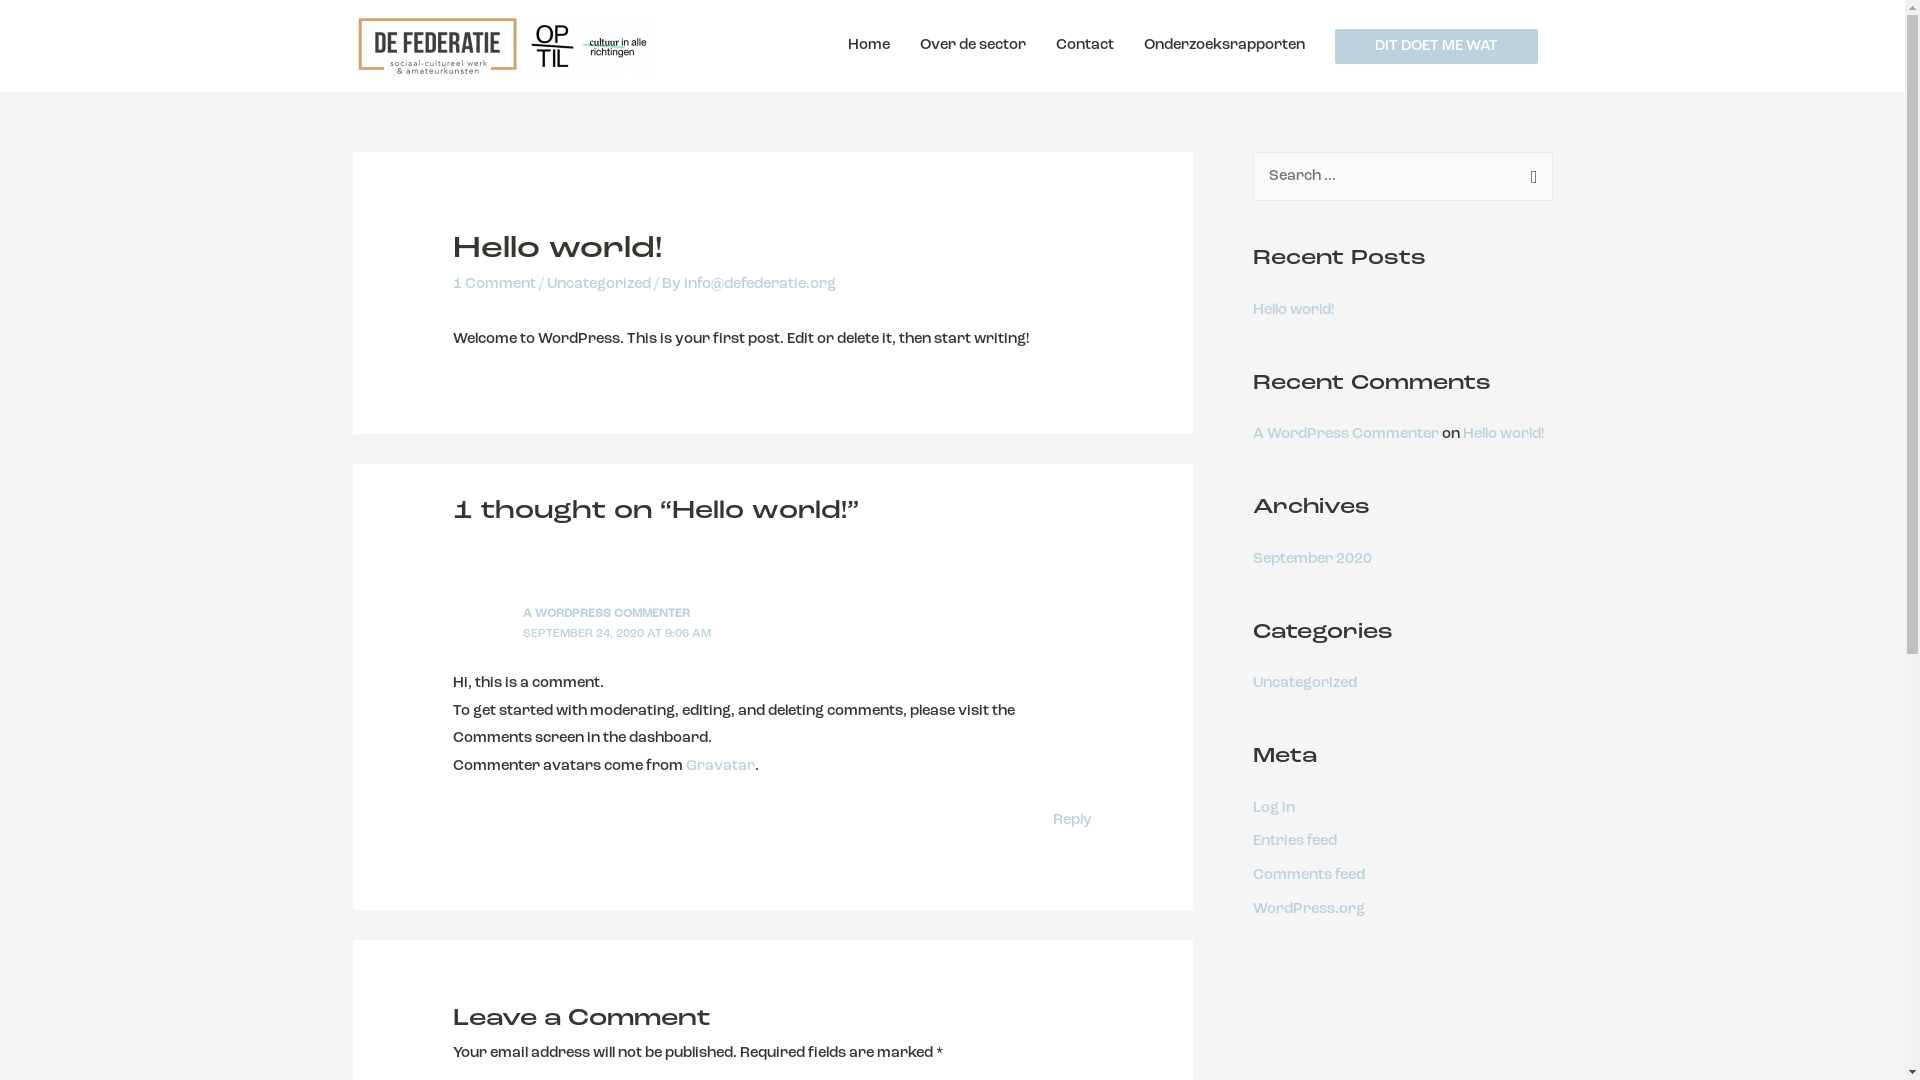 This screenshot has height=1080, width=1920. Describe the element at coordinates (1071, 820) in the screenshot. I see `'Reply'` at that location.